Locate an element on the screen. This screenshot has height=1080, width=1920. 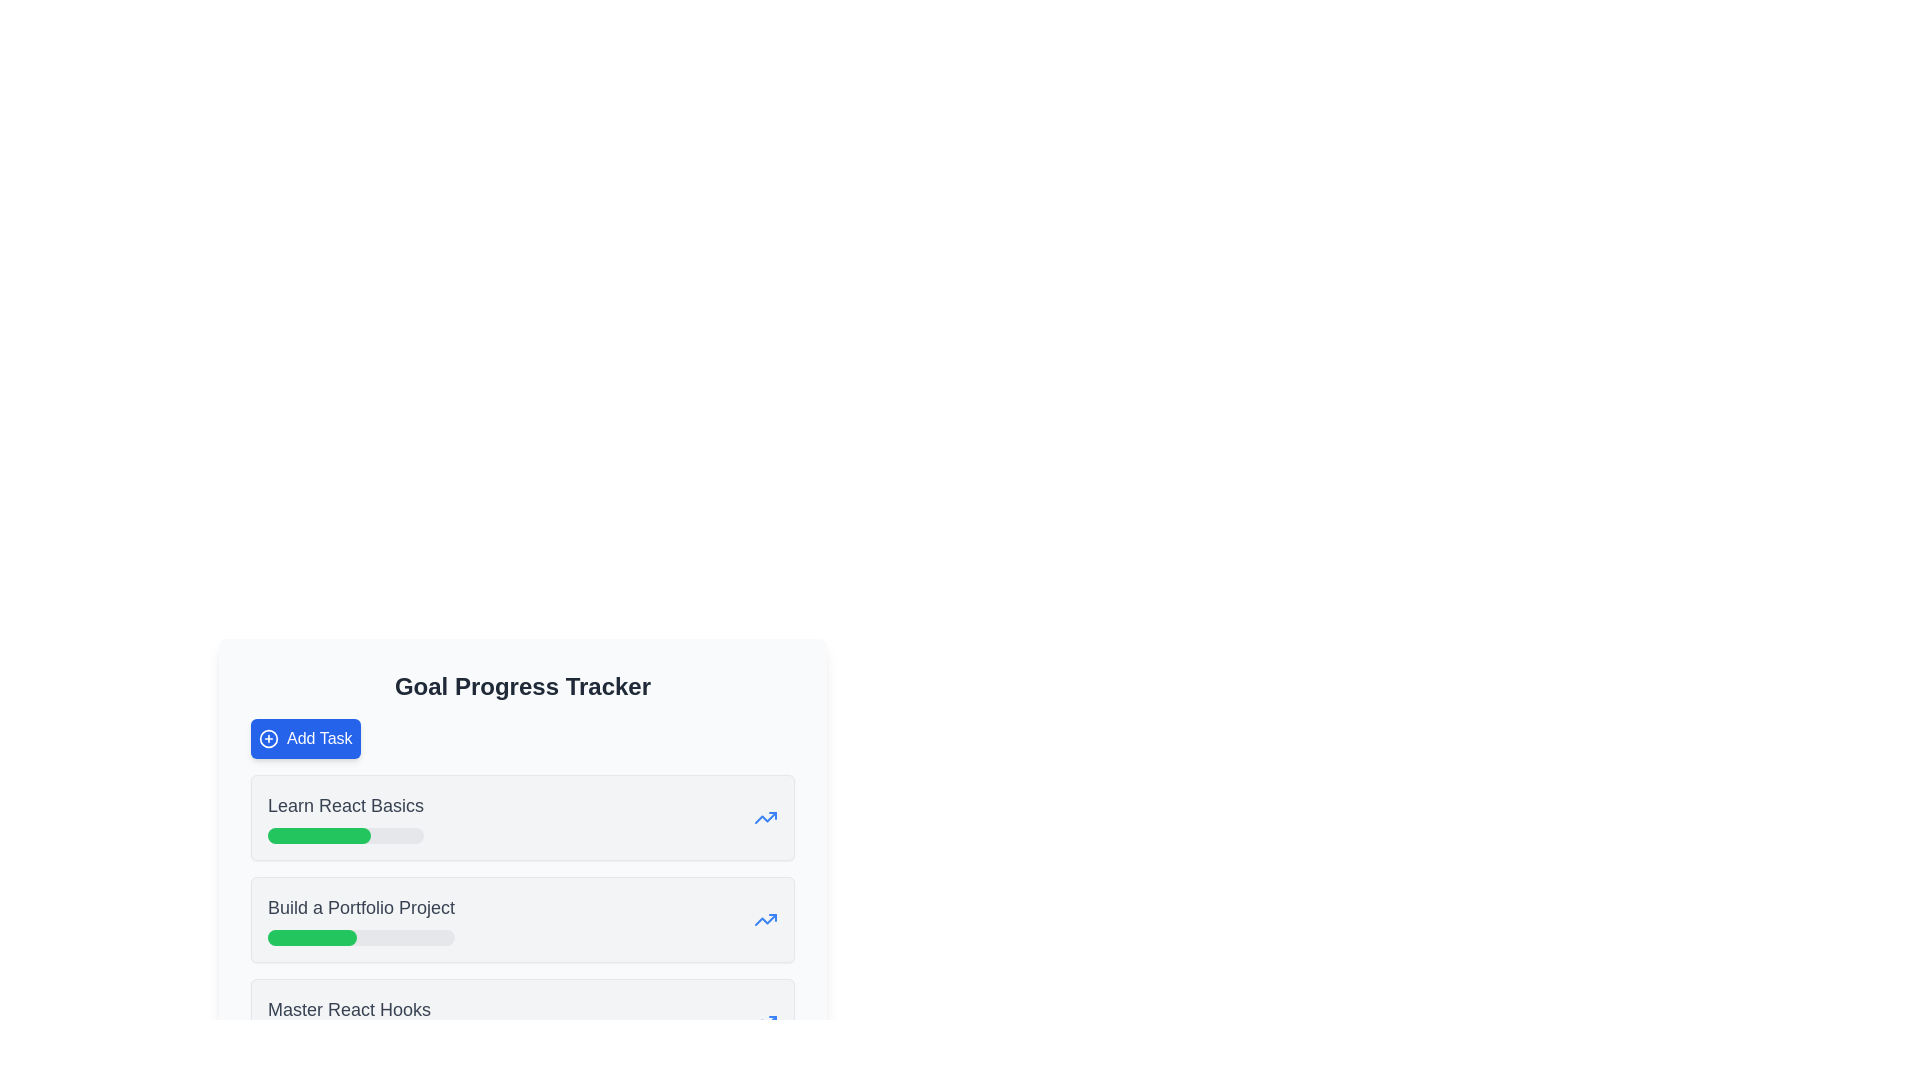
the first task item is located at coordinates (523, 817).